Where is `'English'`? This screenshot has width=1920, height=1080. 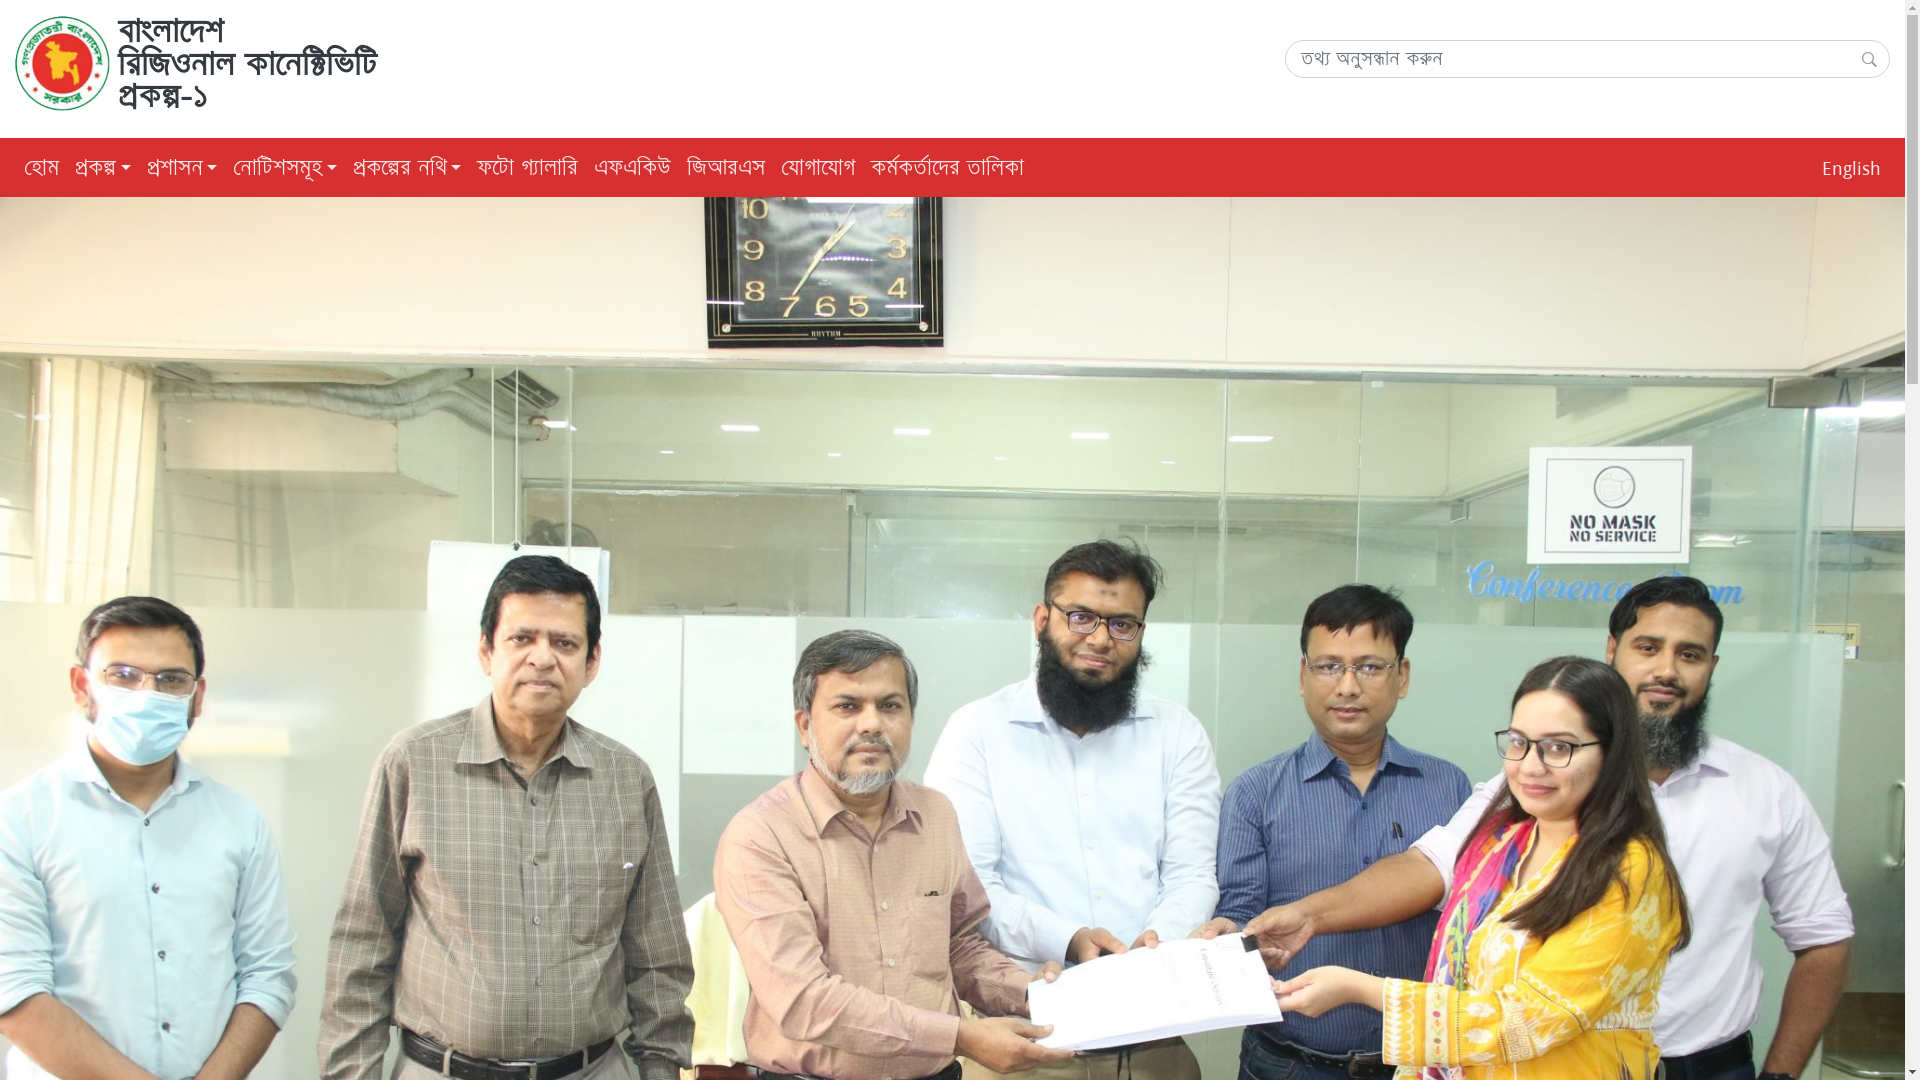
'English' is located at coordinates (1850, 166).